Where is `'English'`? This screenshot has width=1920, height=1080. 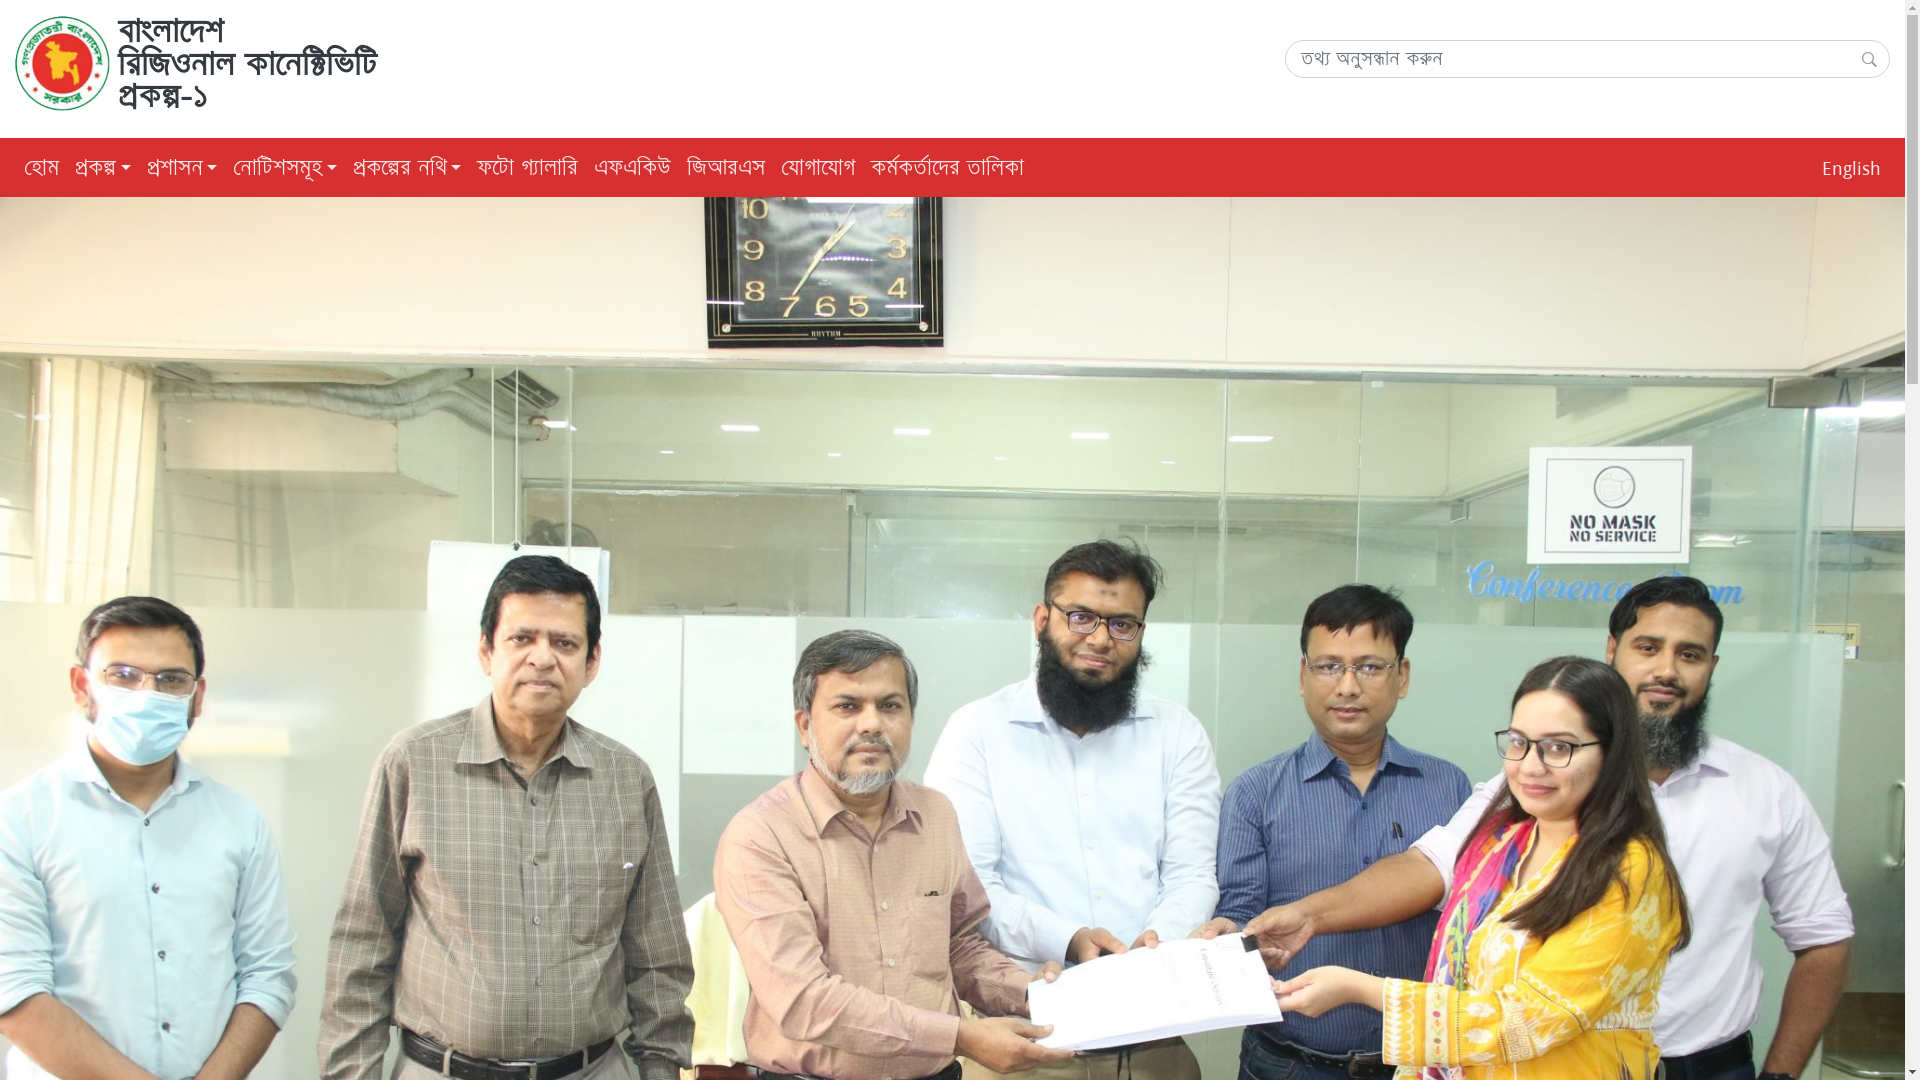
'English' is located at coordinates (1850, 166).